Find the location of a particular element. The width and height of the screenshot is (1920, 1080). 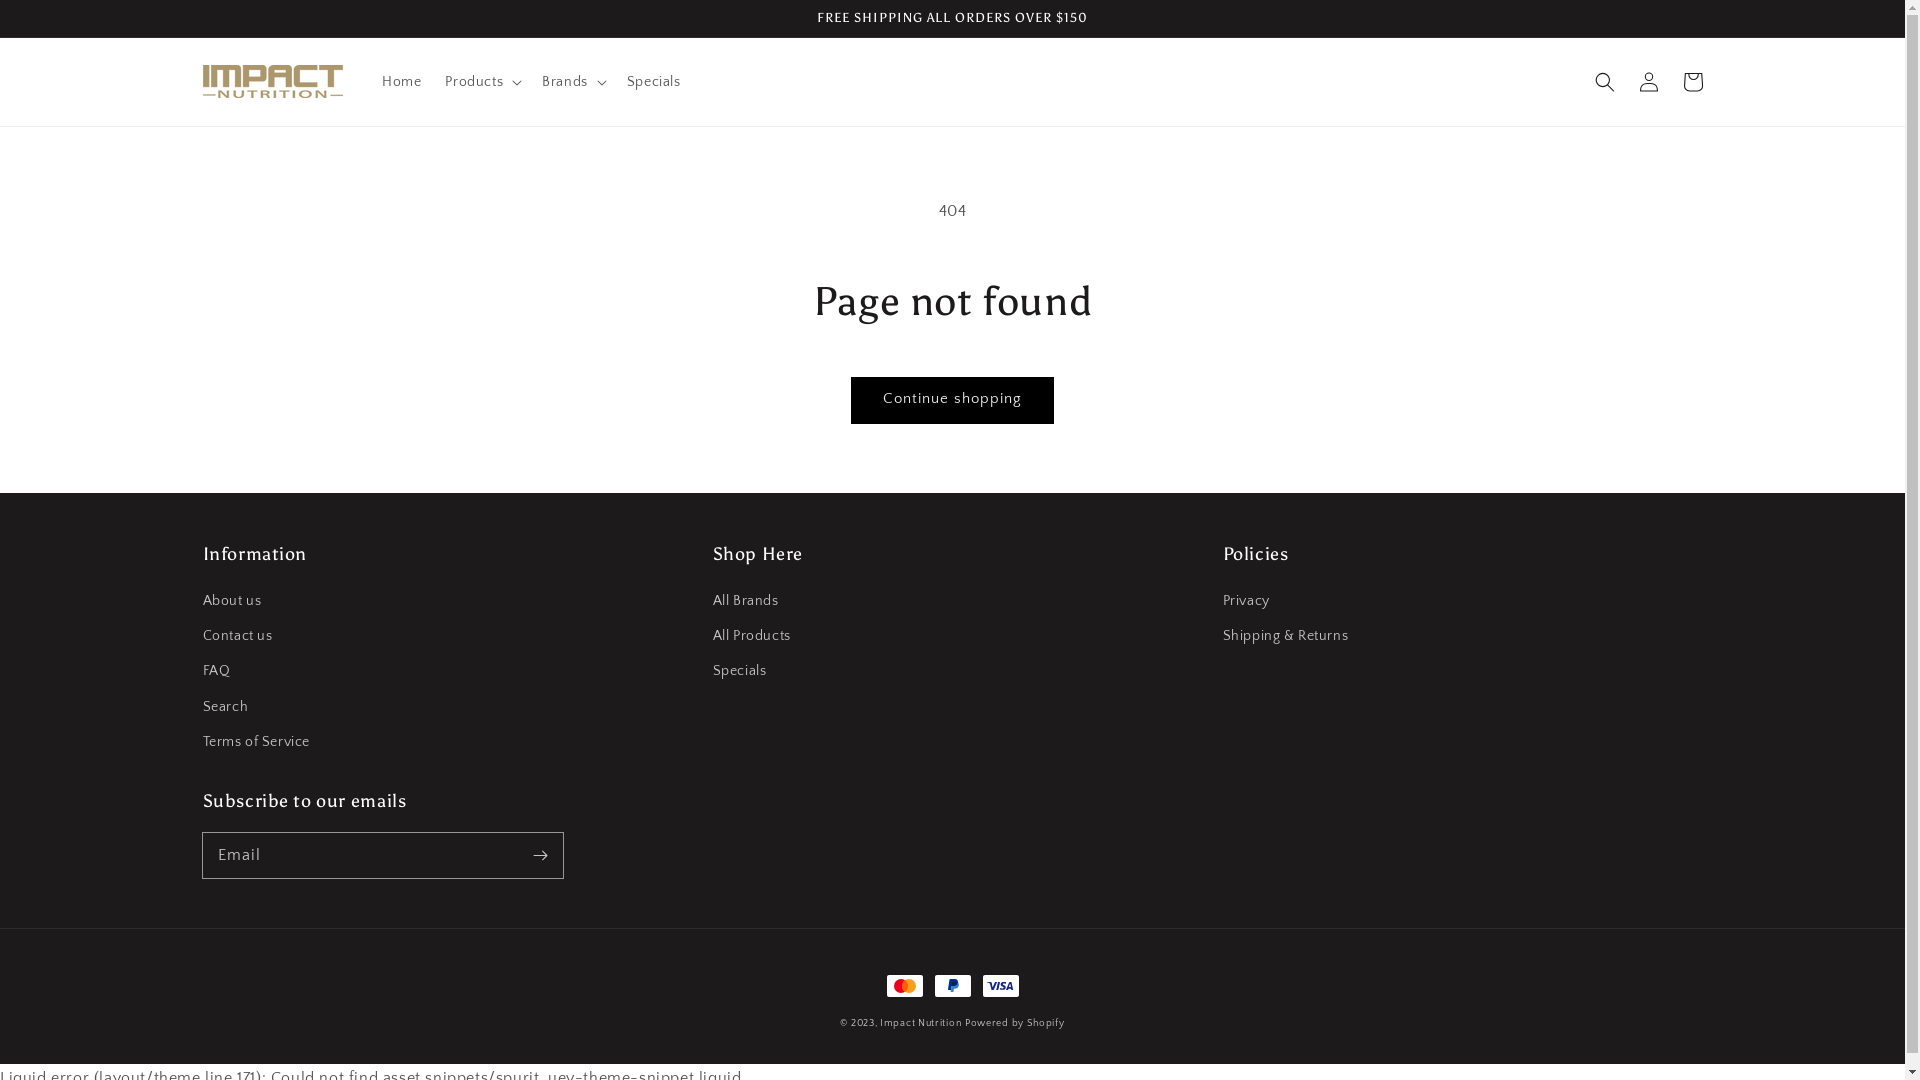

'Impact Nutrition' is located at coordinates (919, 1023).